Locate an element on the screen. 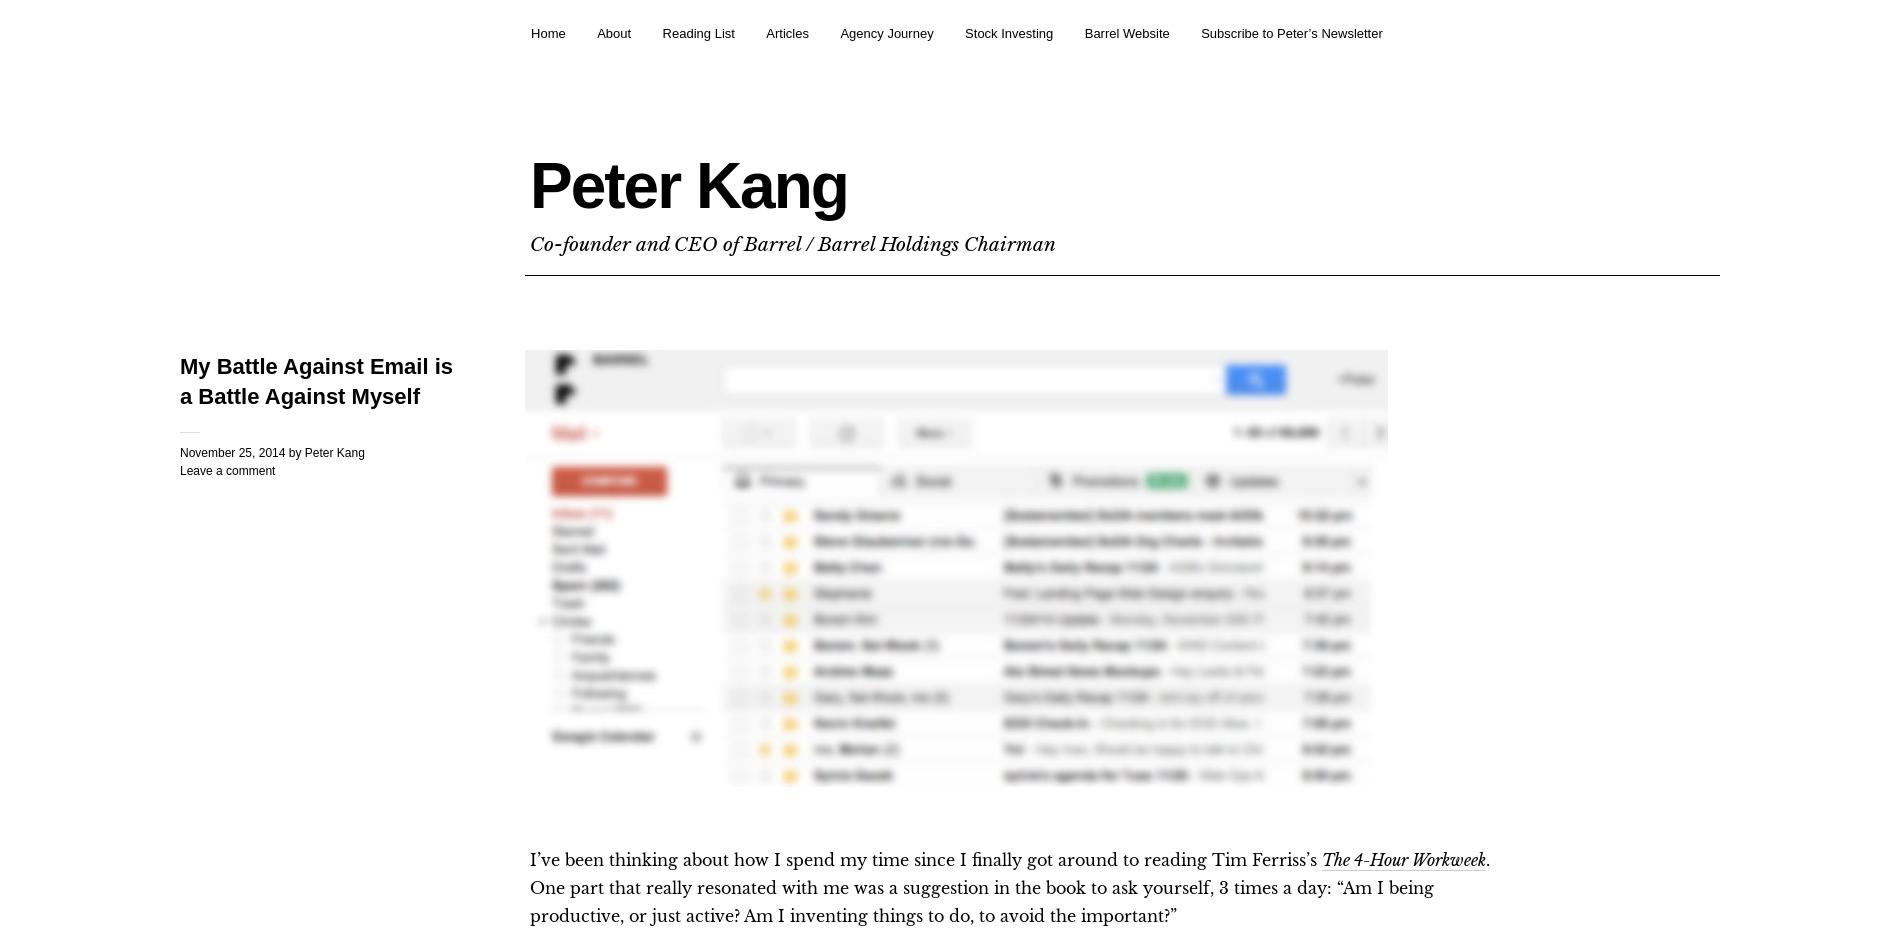 This screenshot has height=929, width=1900. 'November 25, 2014' is located at coordinates (179, 450).